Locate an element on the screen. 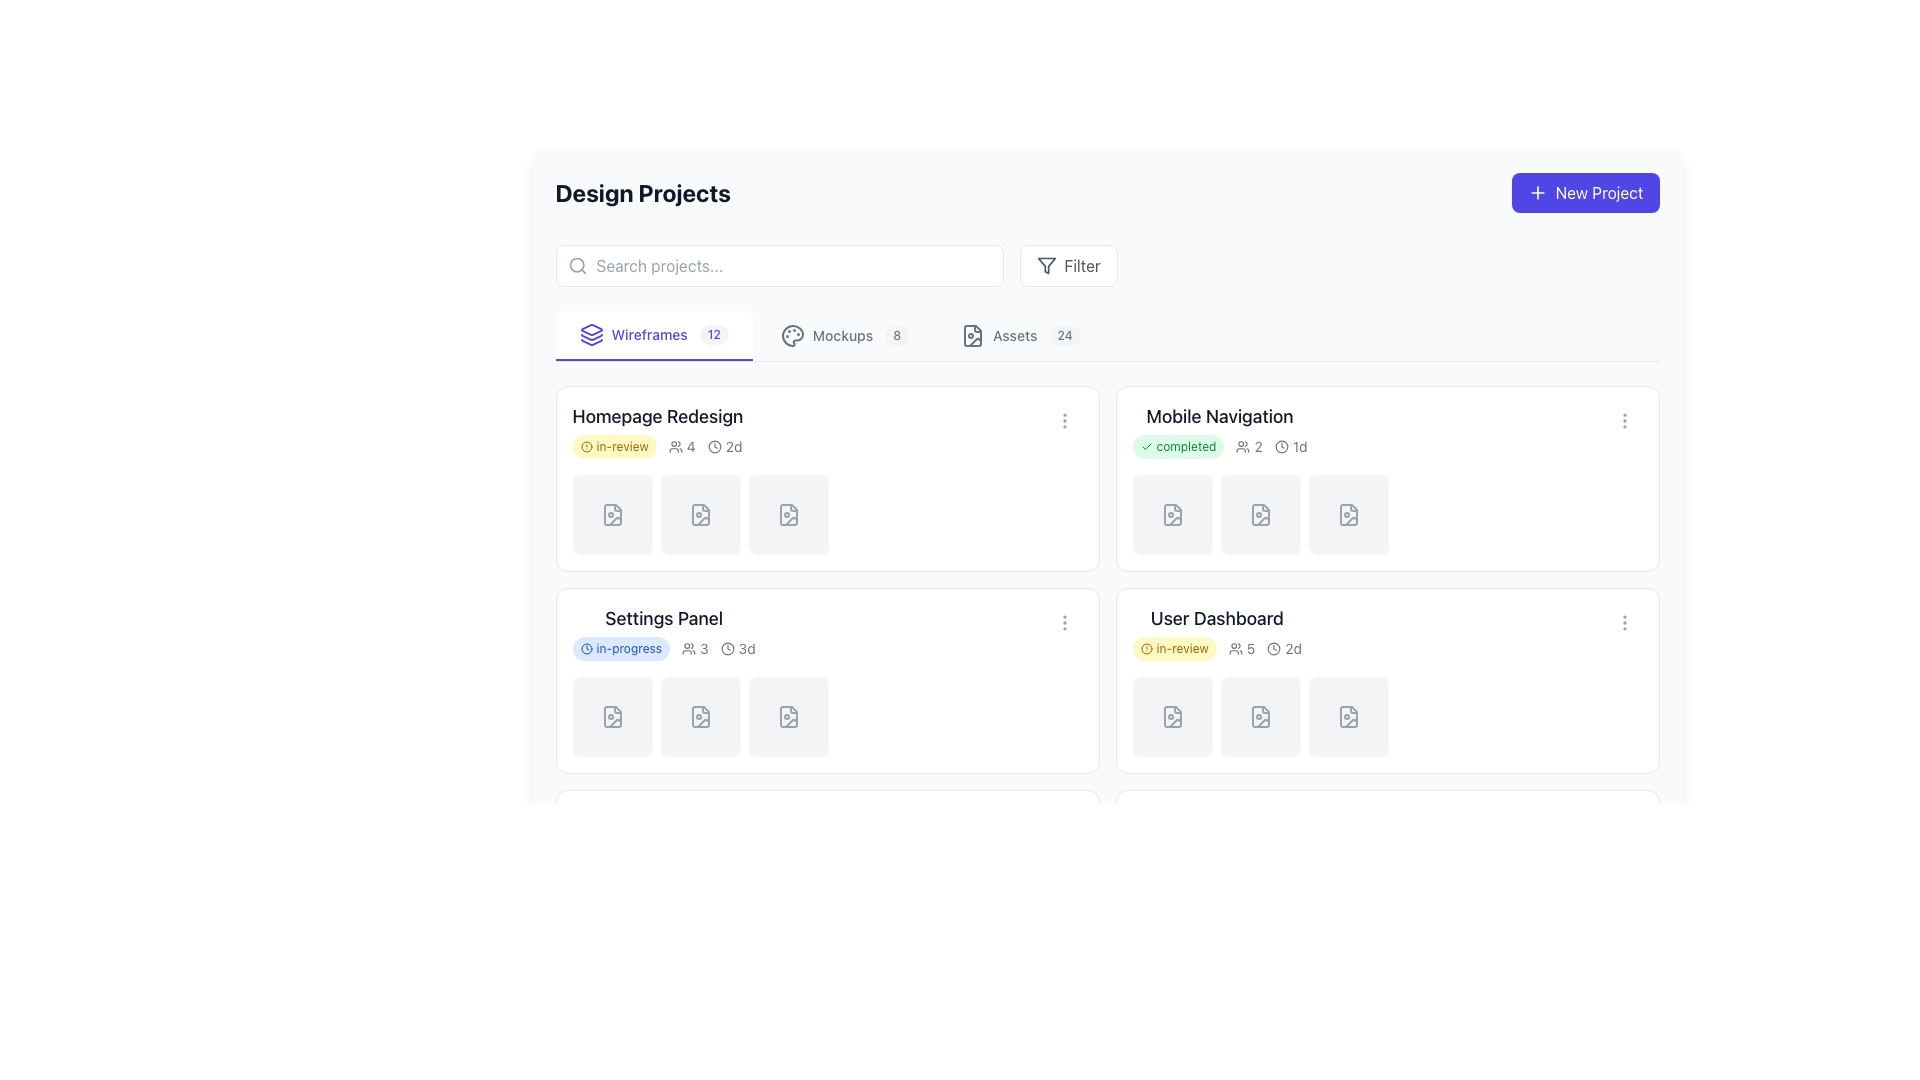 Image resolution: width=1920 pixels, height=1080 pixels. the vertical ellipsis icon (three vertically aligned dots) in the top-right corner of the 'Mobile Navigation' card is located at coordinates (1624, 419).